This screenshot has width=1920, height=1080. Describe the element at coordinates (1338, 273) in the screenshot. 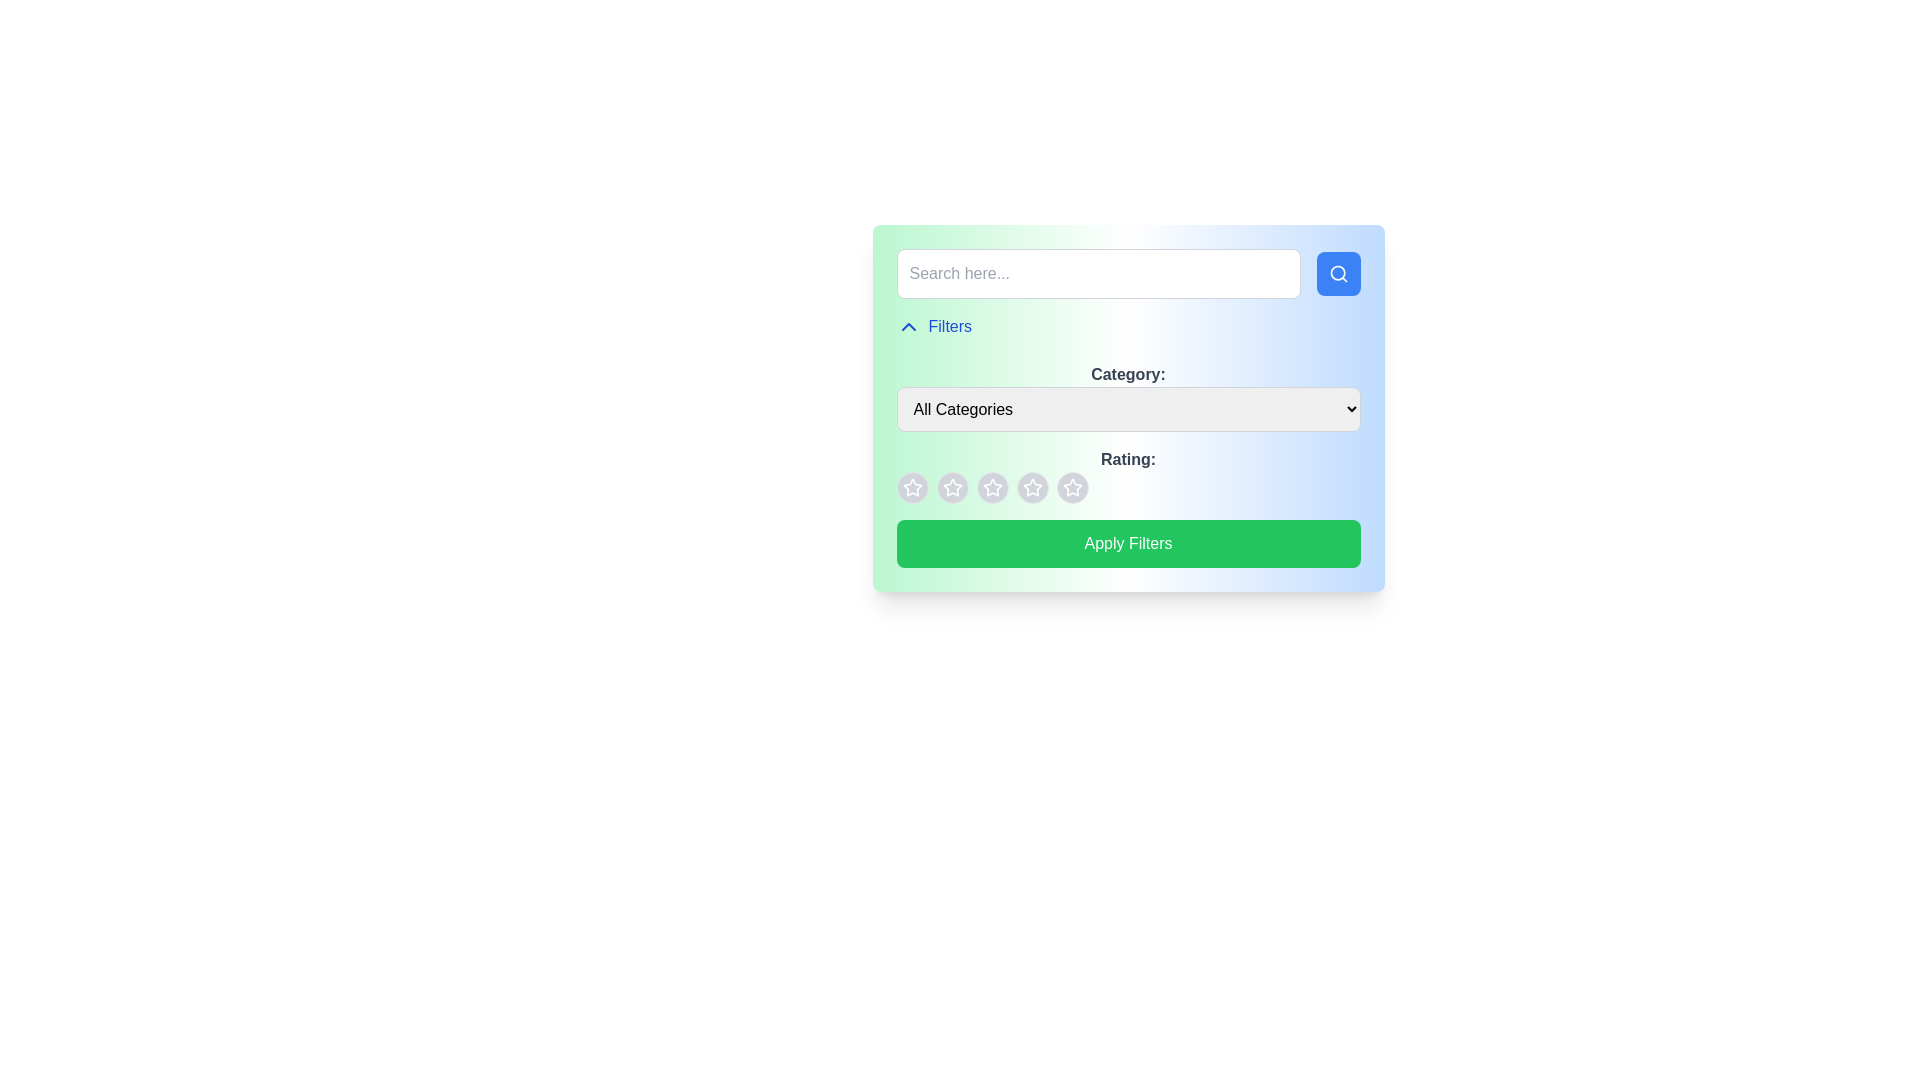

I see `the search button with a blue background and a white magnifying glass icon` at that location.